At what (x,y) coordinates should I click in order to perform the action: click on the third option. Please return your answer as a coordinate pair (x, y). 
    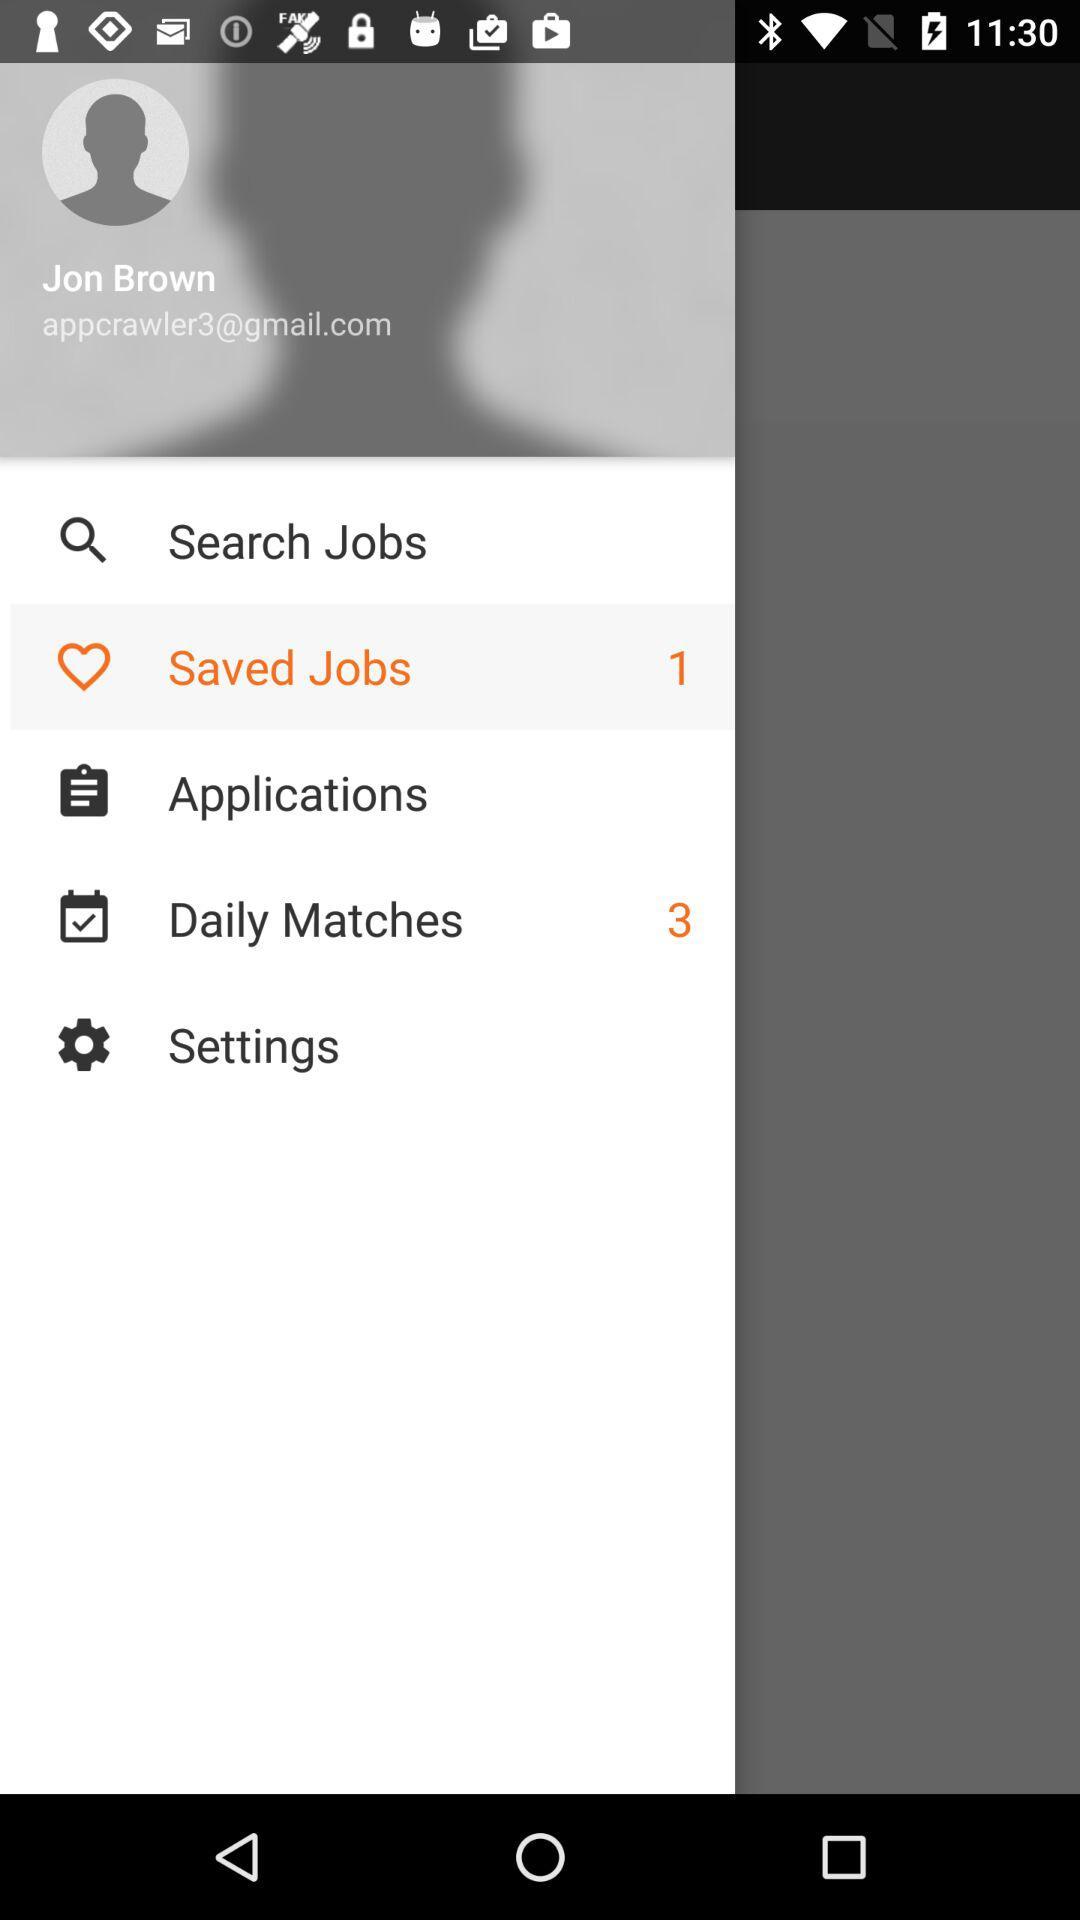
    Looking at the image, I should click on (83, 791).